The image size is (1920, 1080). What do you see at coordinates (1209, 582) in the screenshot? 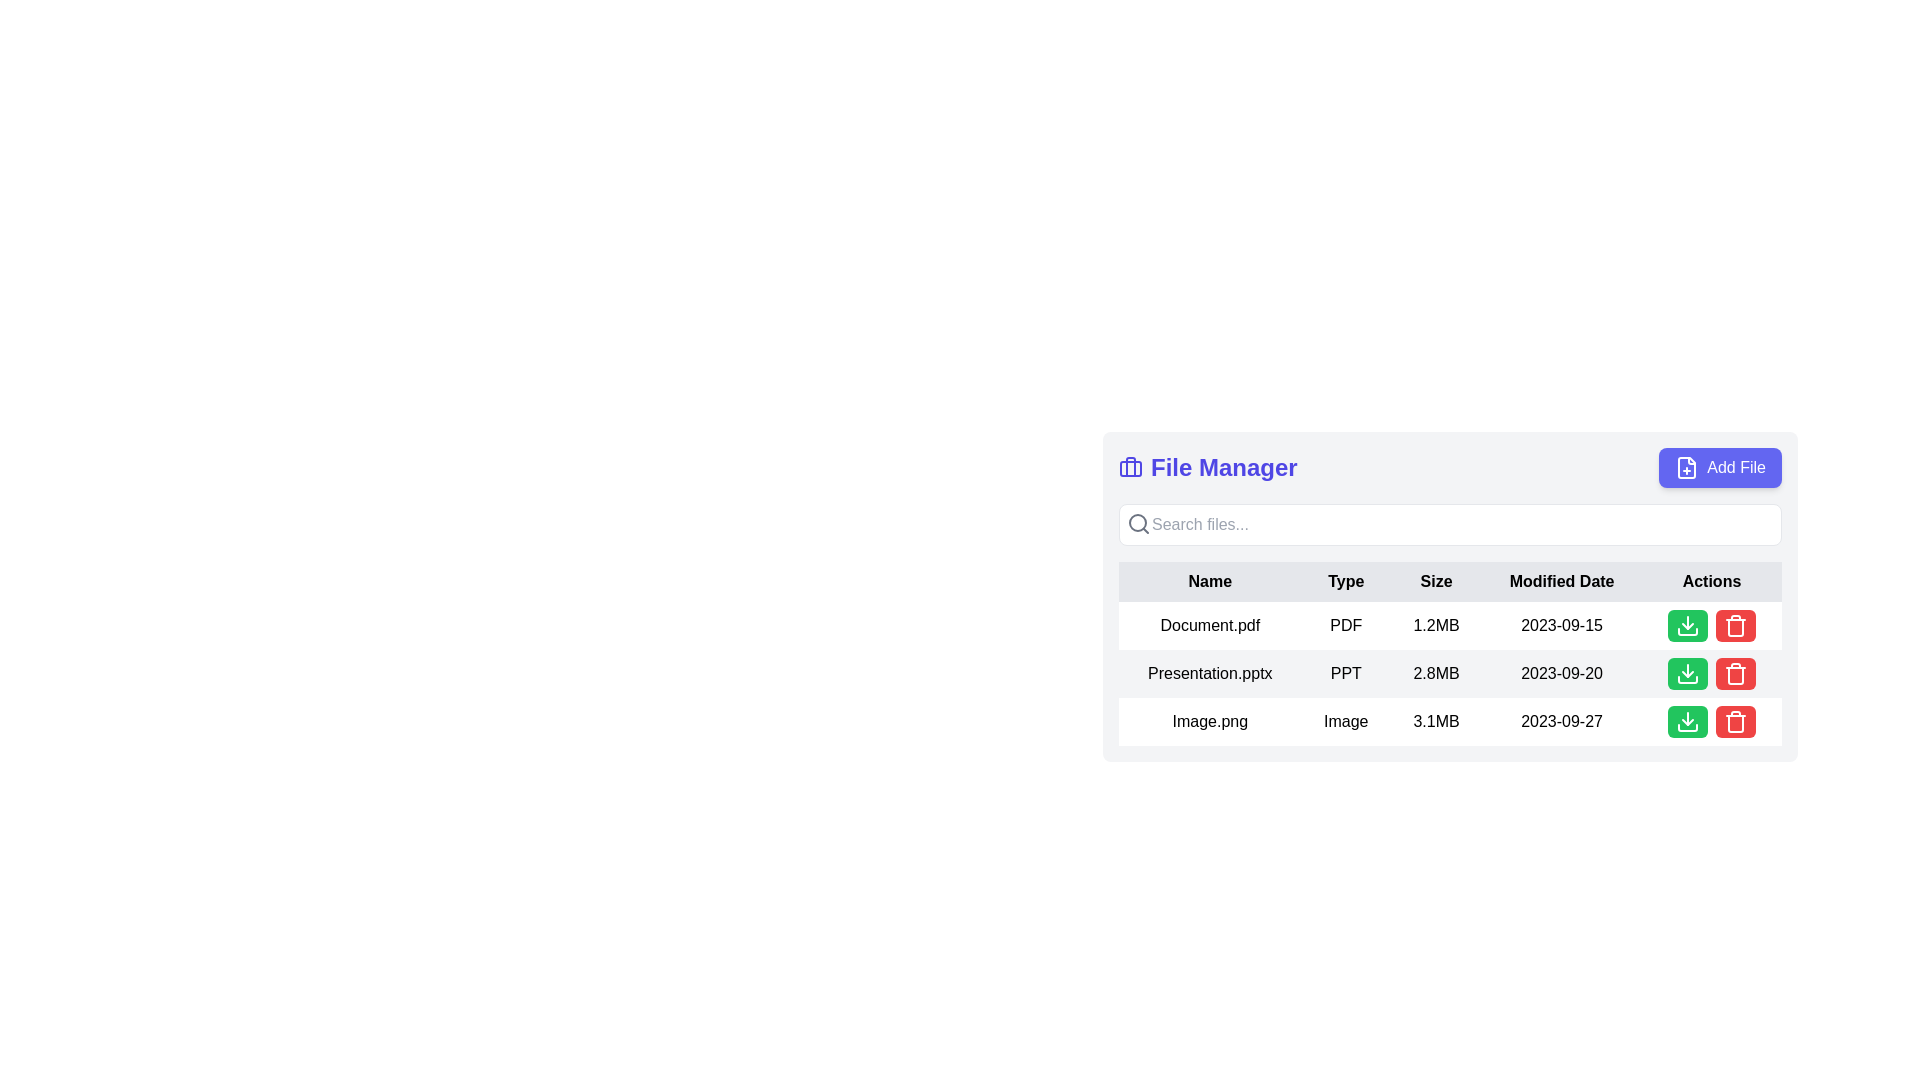
I see `the 'Name' label, which is the first header in the table, styled in bold black font on a light gray background` at bounding box center [1209, 582].